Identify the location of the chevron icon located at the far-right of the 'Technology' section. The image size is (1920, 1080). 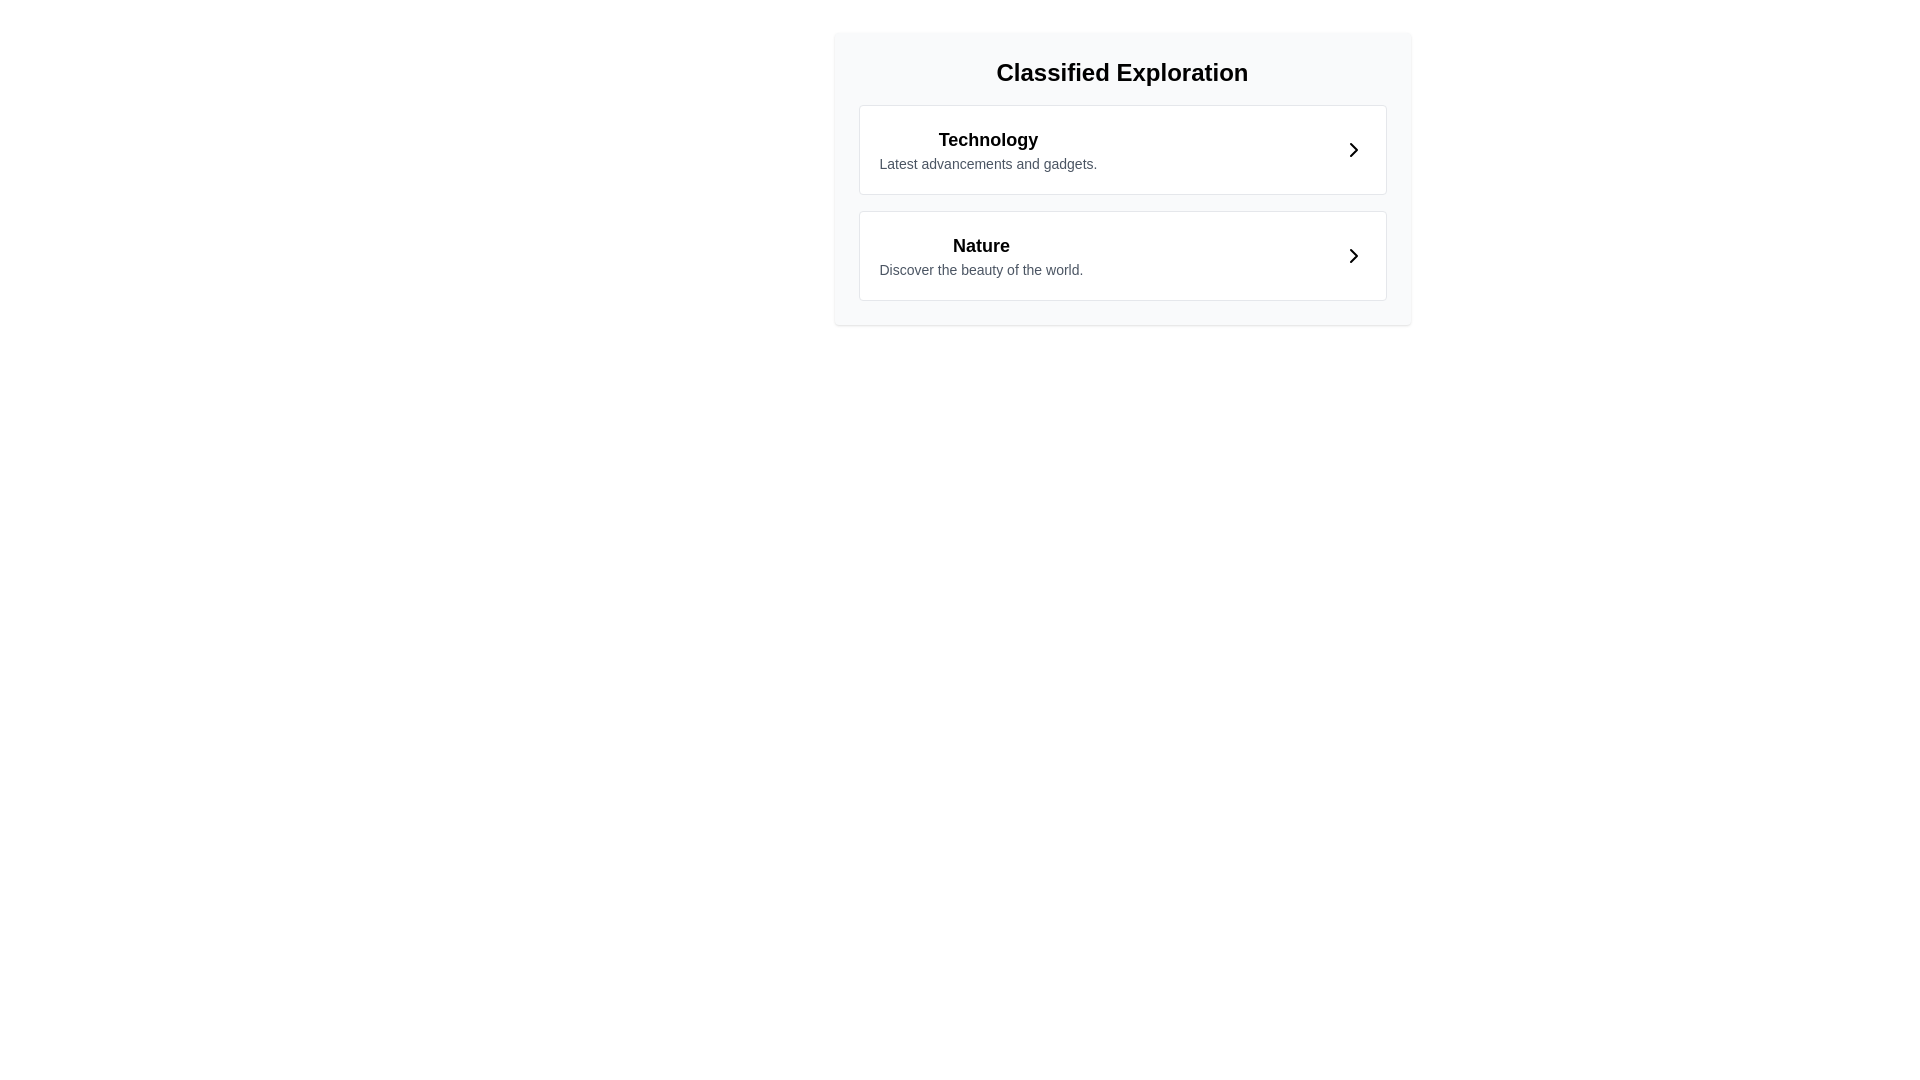
(1353, 149).